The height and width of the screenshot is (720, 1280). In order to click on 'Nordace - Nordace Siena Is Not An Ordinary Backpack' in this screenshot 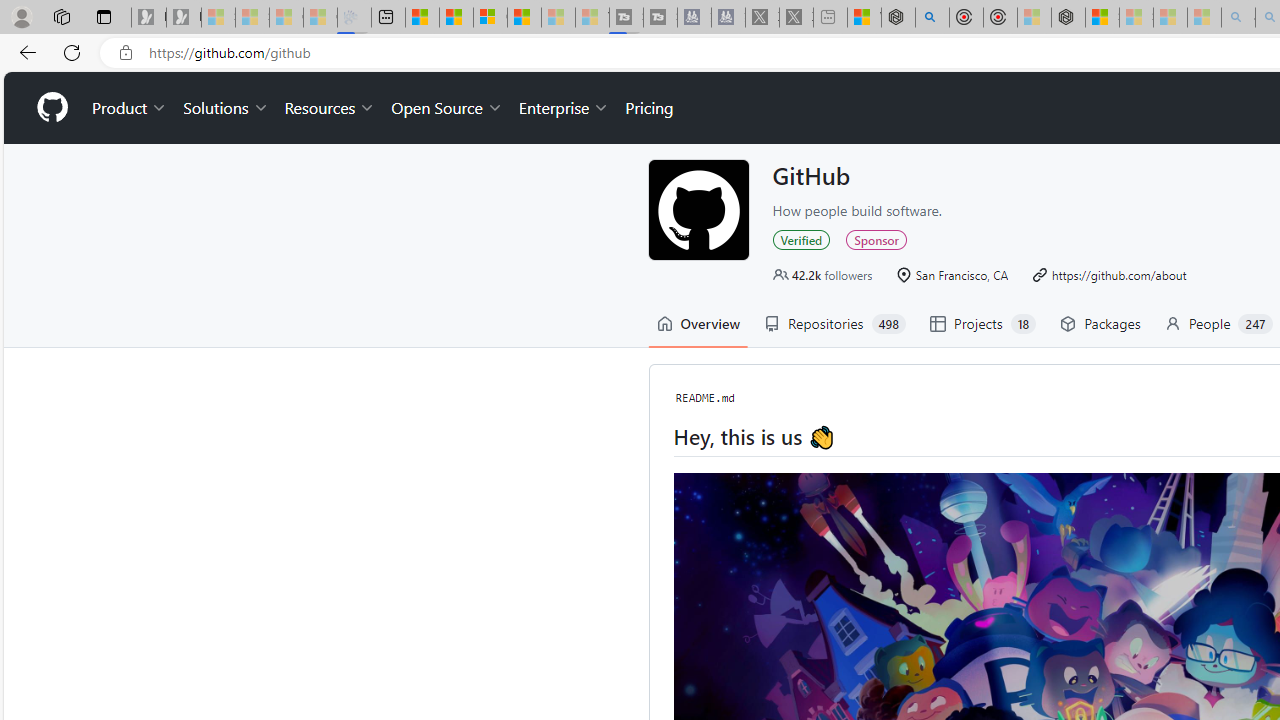, I will do `click(1067, 17)`.